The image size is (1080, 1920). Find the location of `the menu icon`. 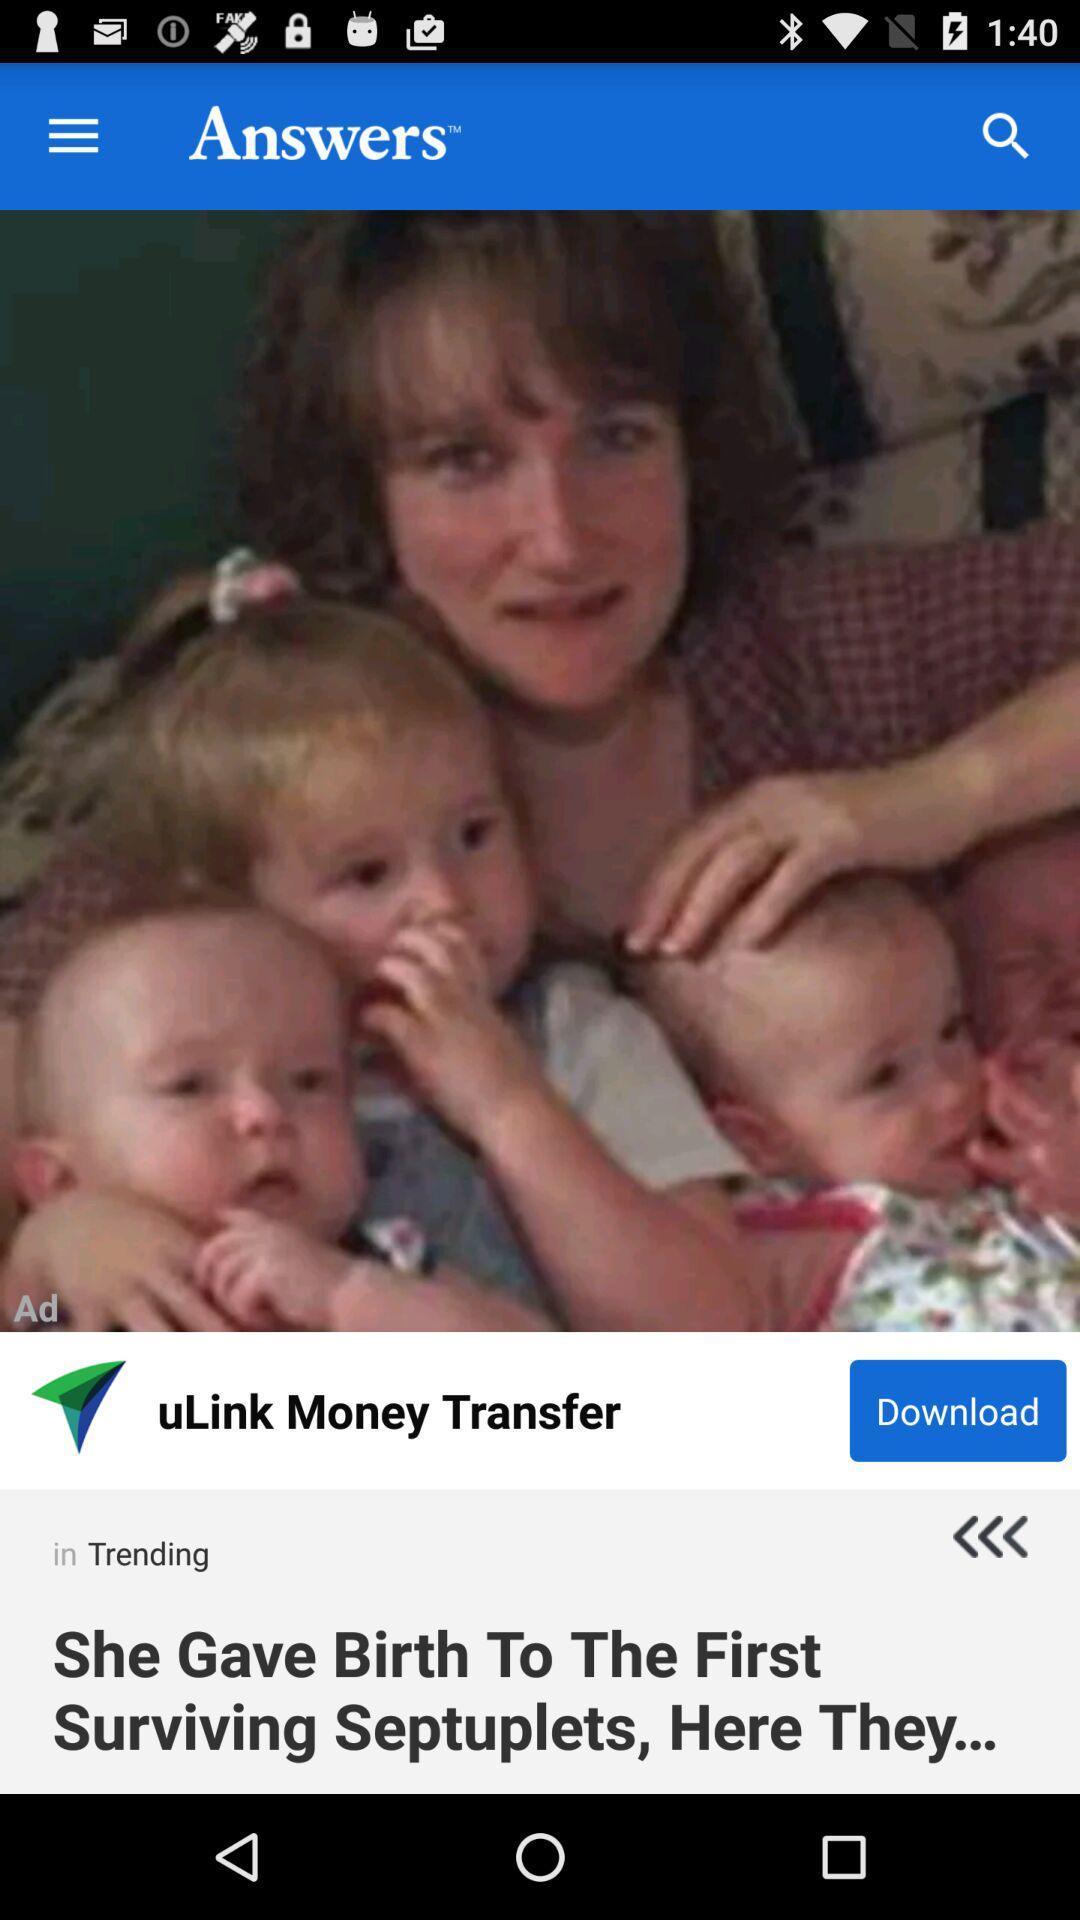

the menu icon is located at coordinates (72, 145).